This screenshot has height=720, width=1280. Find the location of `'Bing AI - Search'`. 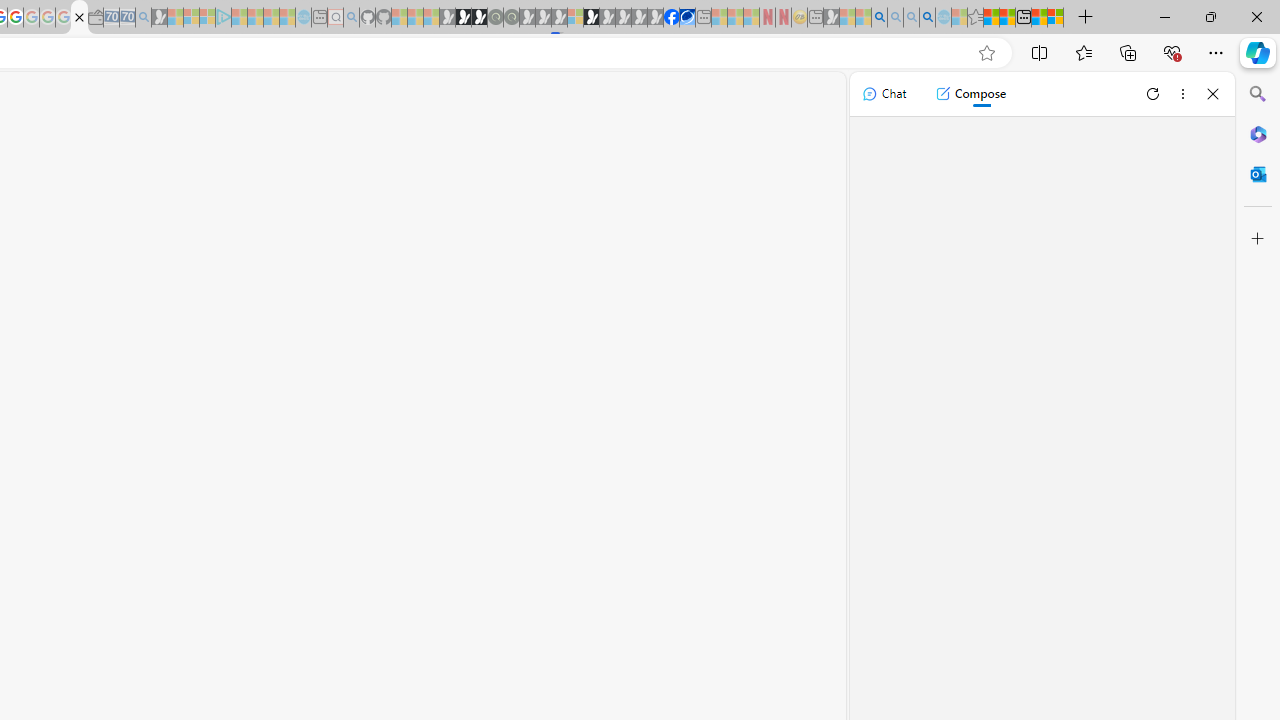

'Bing AI - Search' is located at coordinates (879, 17).